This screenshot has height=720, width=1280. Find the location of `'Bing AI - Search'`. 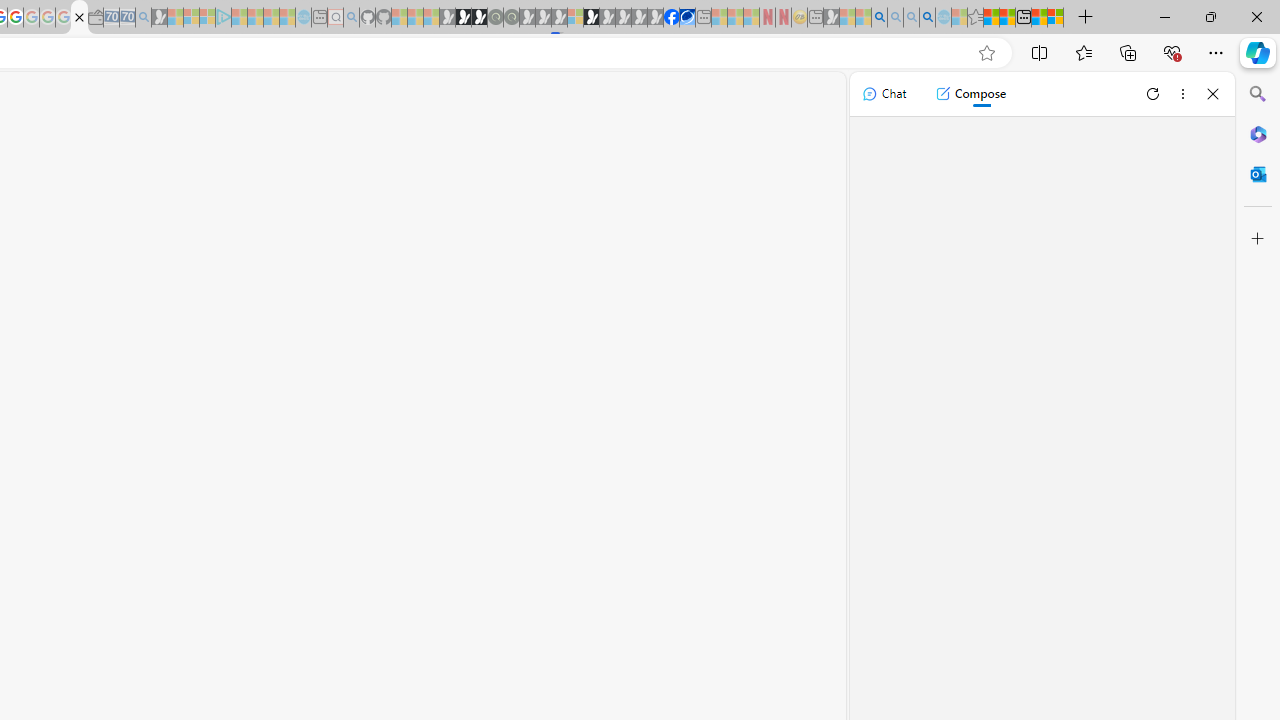

'Bing AI - Search' is located at coordinates (879, 17).